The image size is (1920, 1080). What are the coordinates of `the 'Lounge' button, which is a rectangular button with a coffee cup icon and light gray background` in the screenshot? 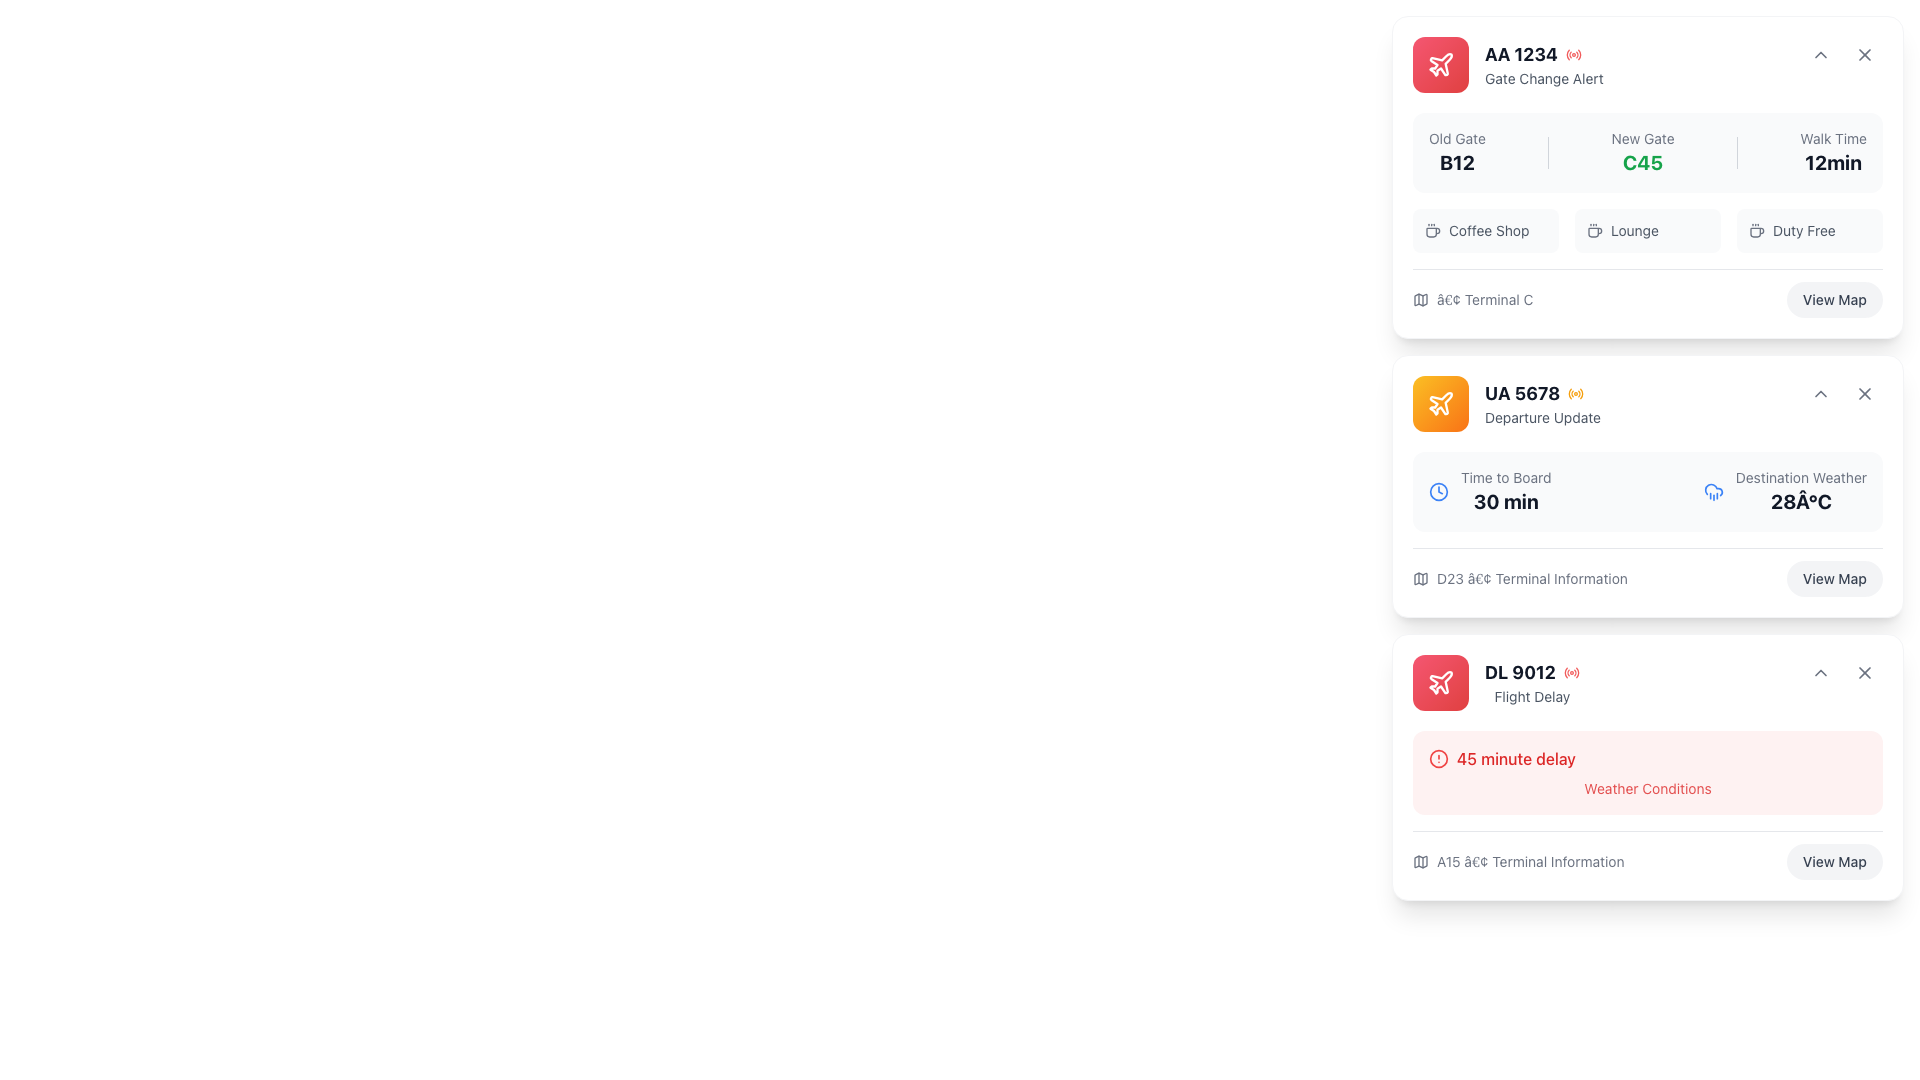 It's located at (1647, 230).